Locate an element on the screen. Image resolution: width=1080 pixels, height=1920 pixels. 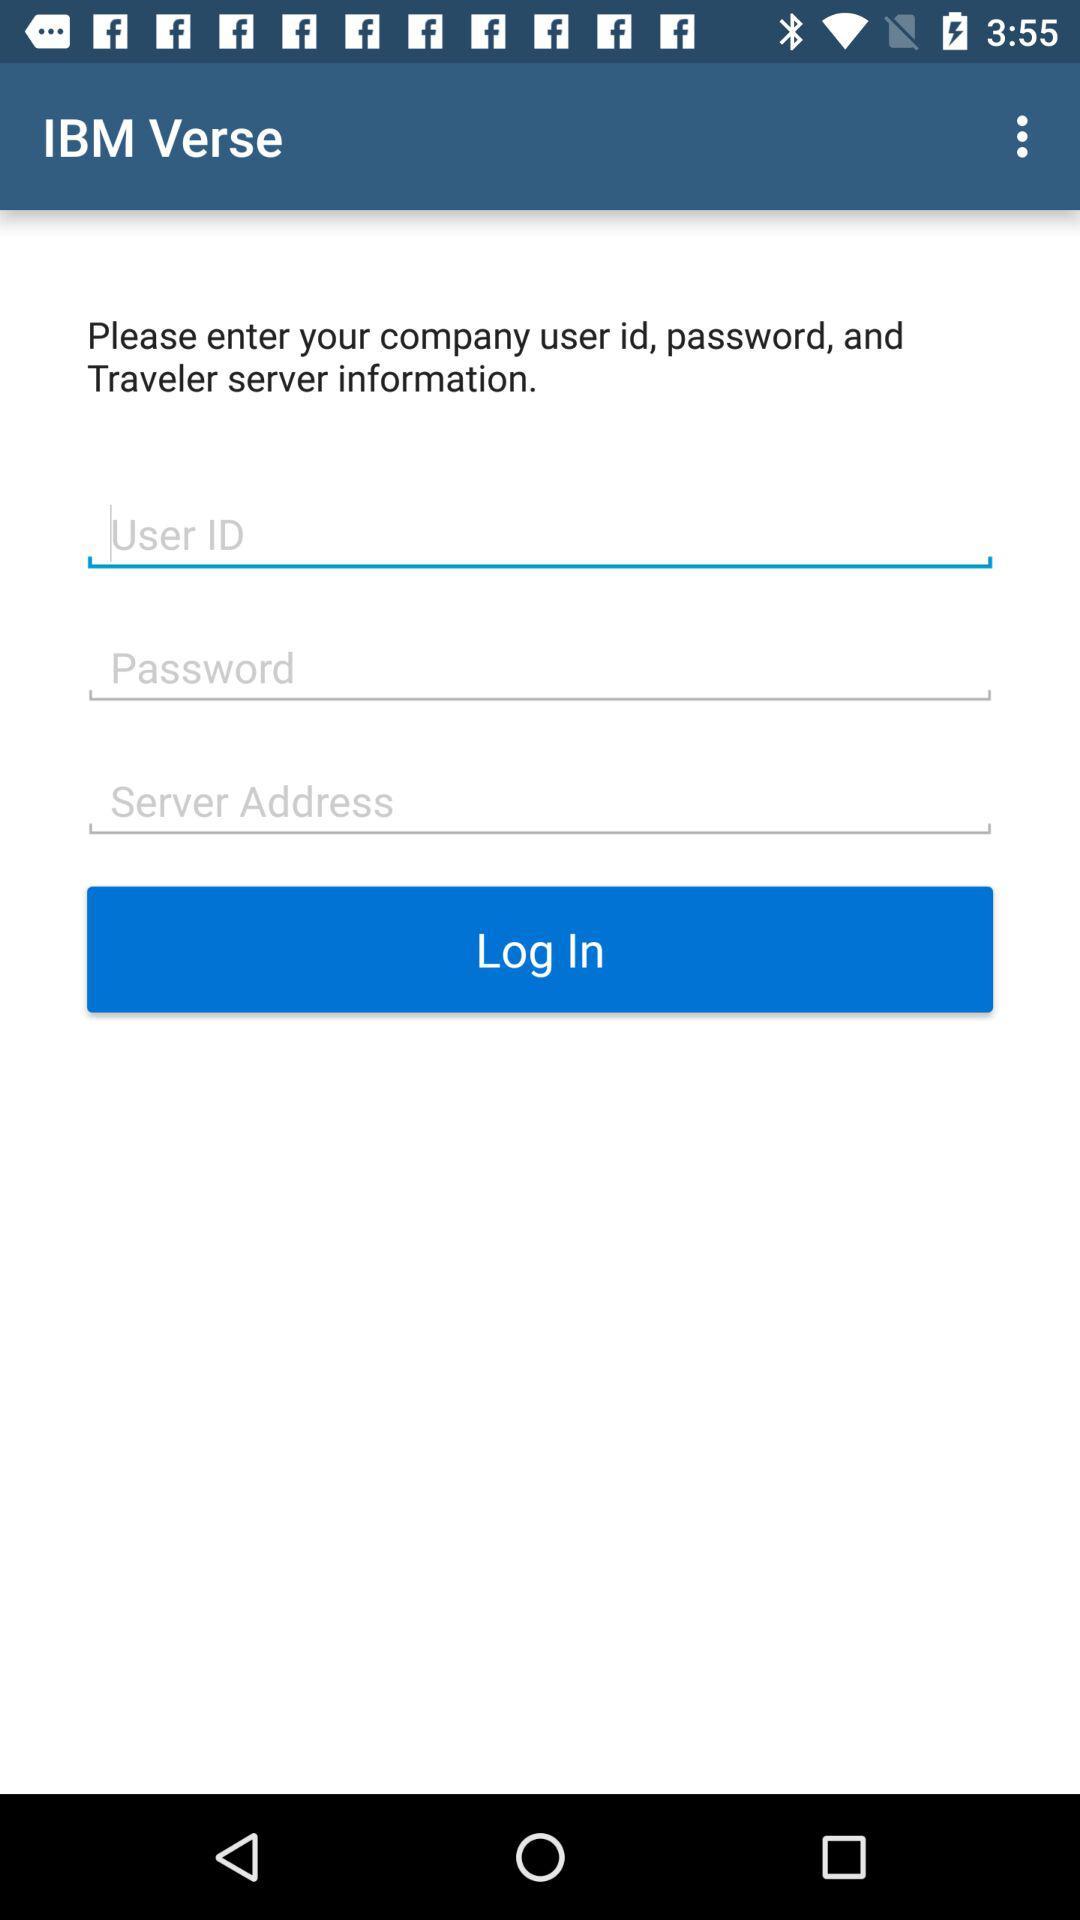
the log in item is located at coordinates (540, 948).